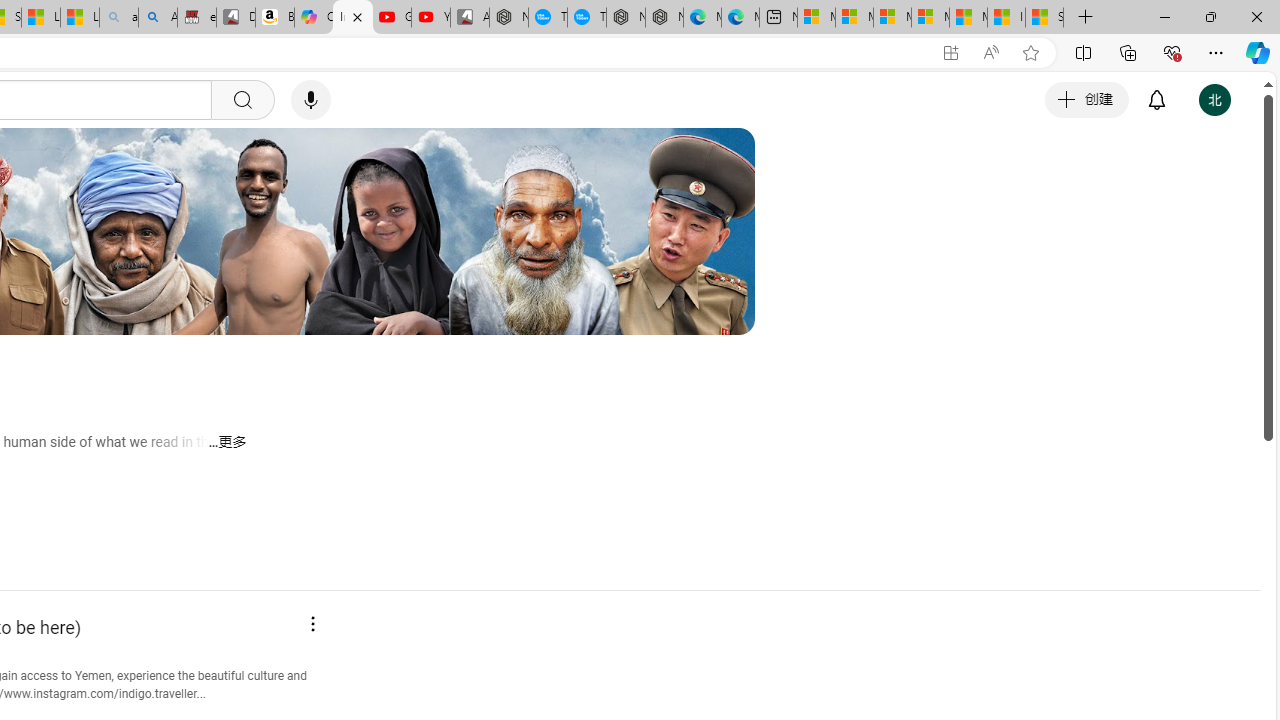  I want to click on 'Indigo Traveller - YouTube', so click(353, 17).